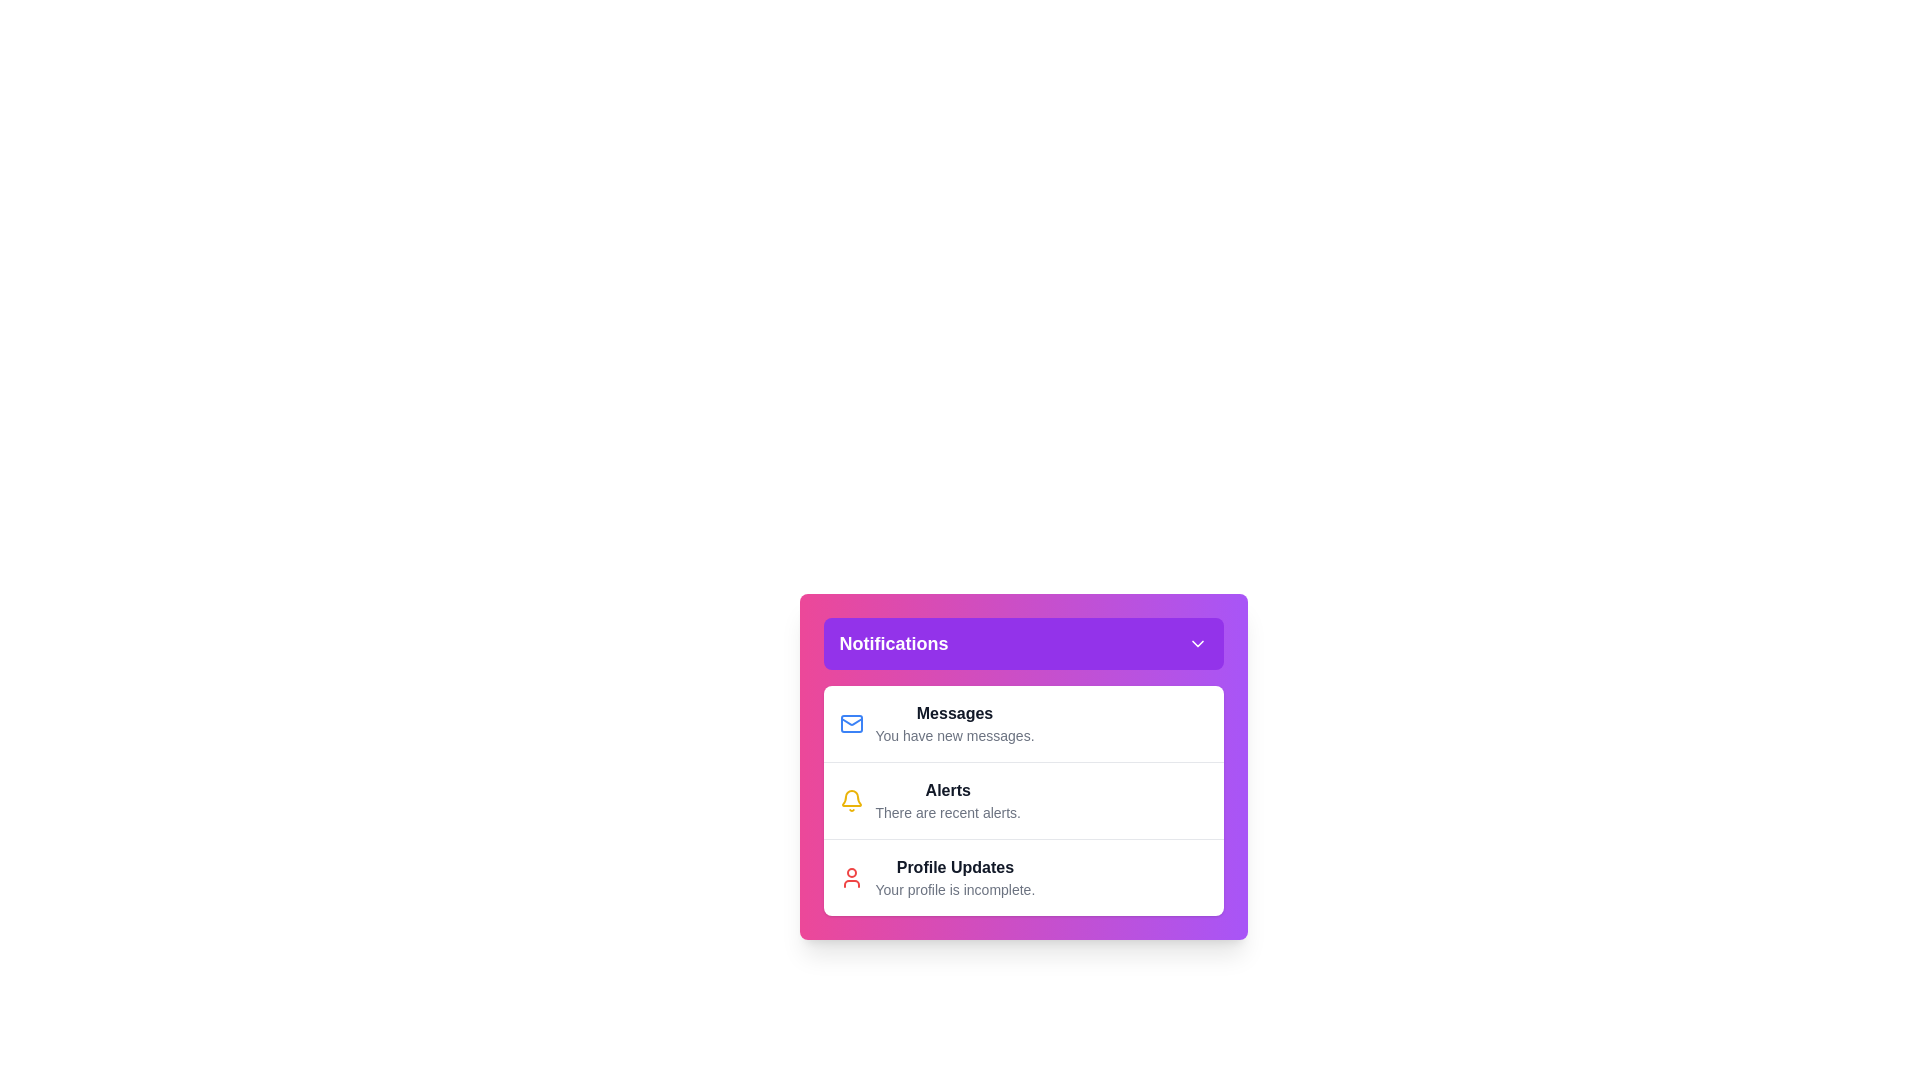  What do you see at coordinates (947, 800) in the screenshot?
I see `the second notification item in the notification dropdown menu` at bounding box center [947, 800].